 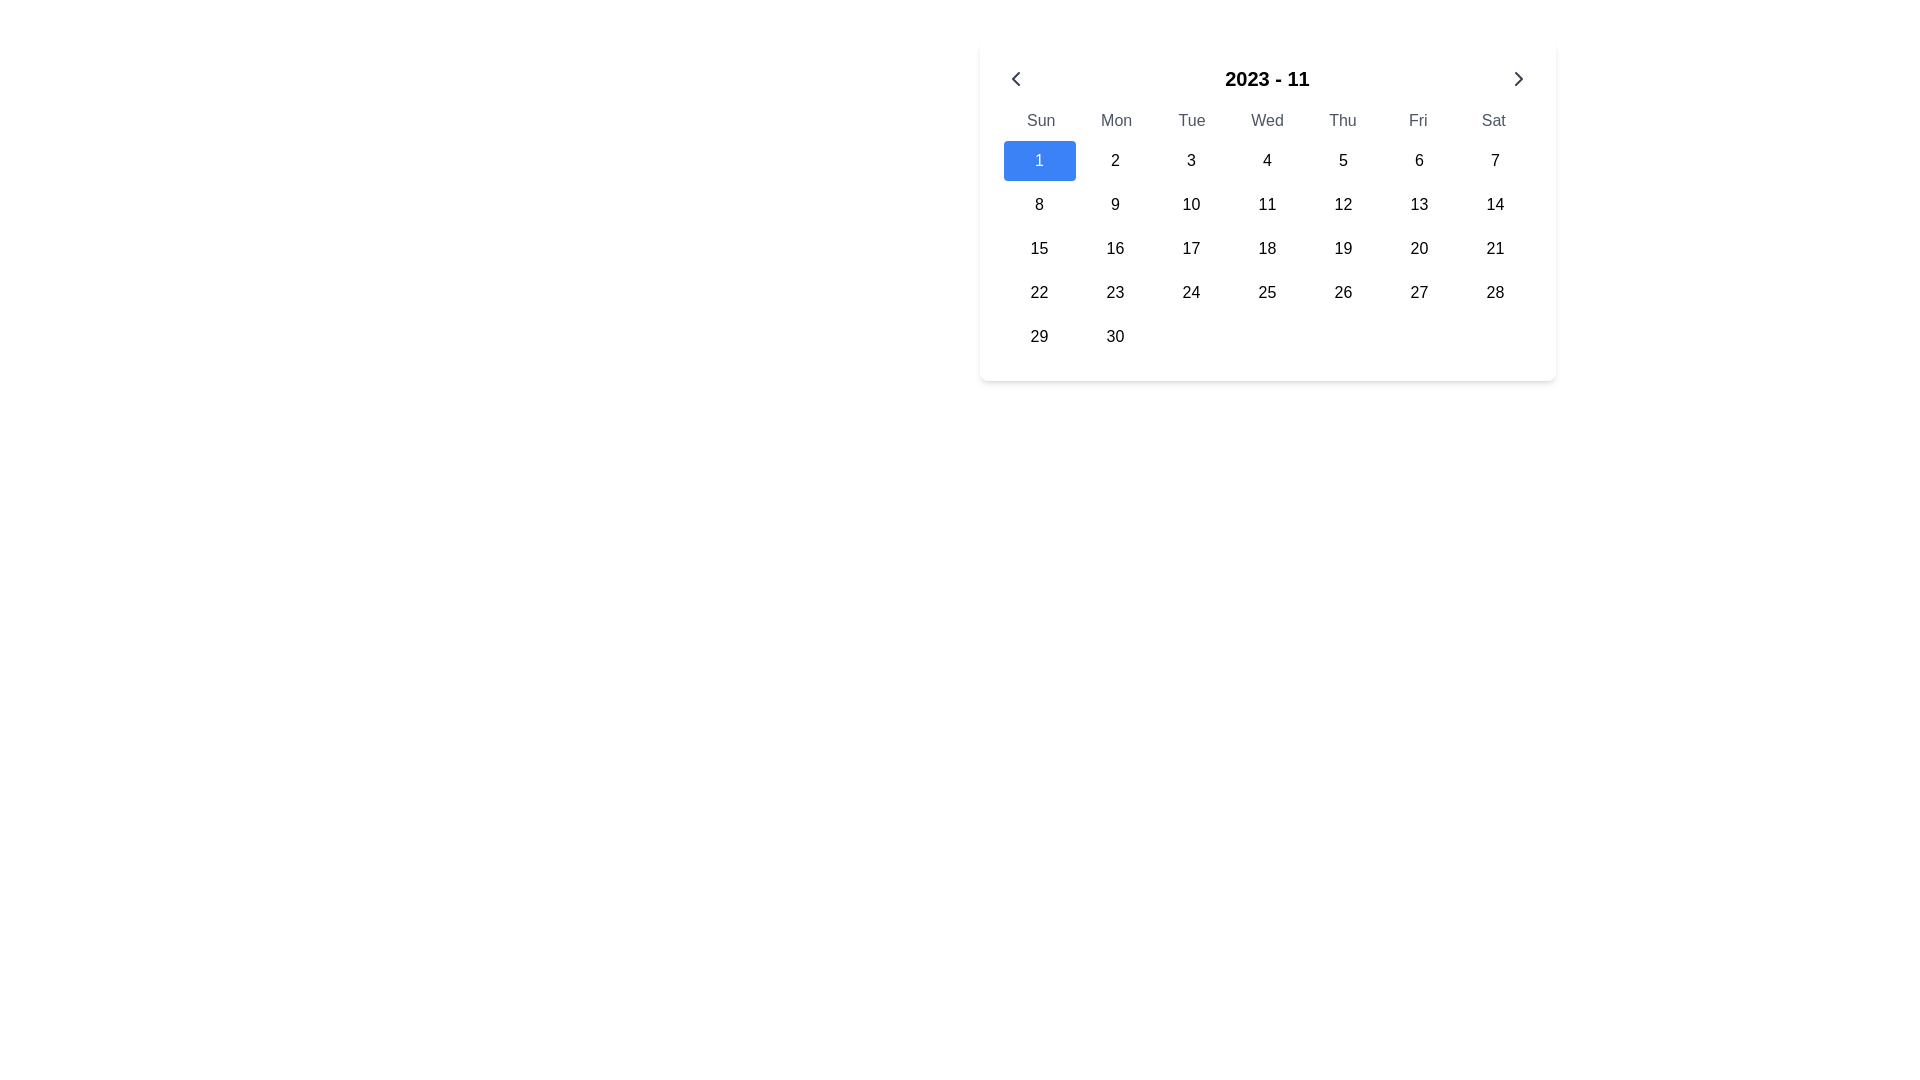 I want to click on the clickable date button displaying the number '18' in a calendar view, so click(x=1266, y=248).